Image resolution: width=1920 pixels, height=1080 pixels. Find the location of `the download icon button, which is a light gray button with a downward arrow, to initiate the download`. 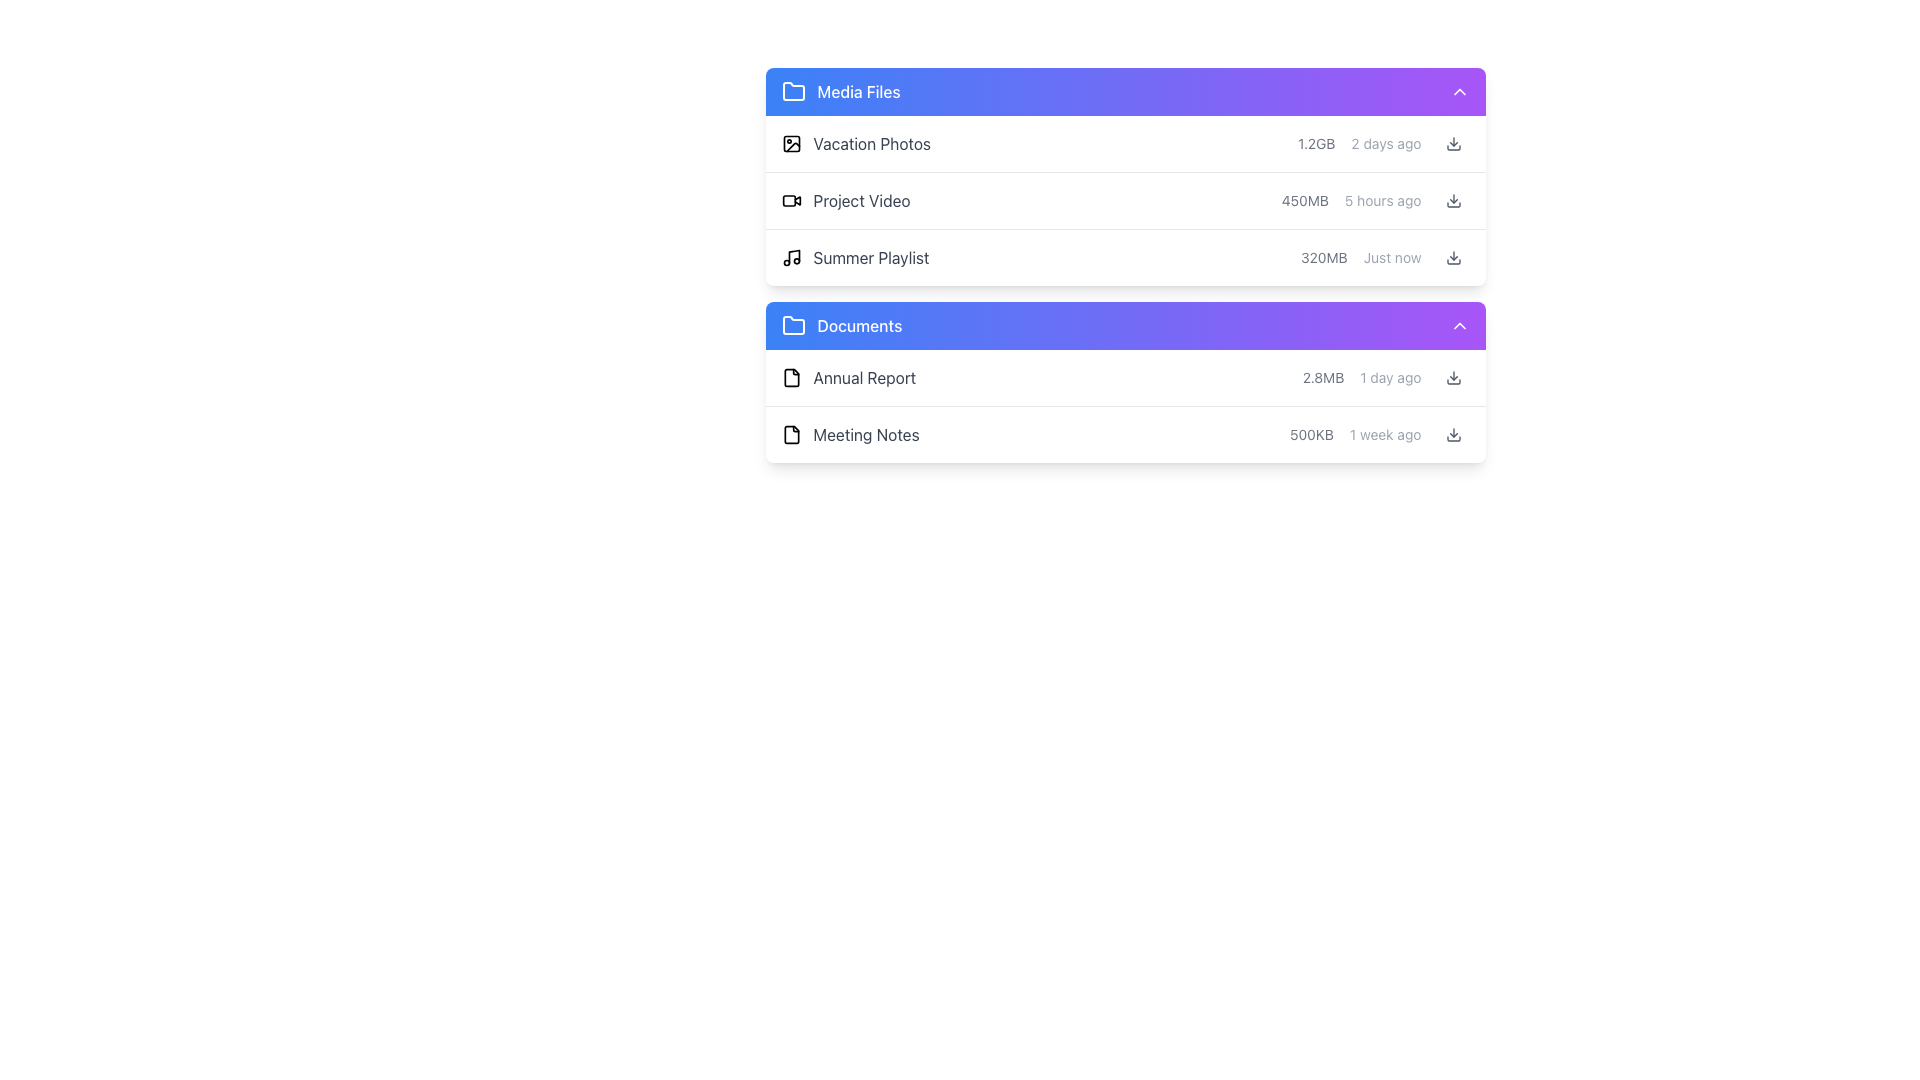

the download icon button, which is a light gray button with a downward arrow, to initiate the download is located at coordinates (1453, 257).